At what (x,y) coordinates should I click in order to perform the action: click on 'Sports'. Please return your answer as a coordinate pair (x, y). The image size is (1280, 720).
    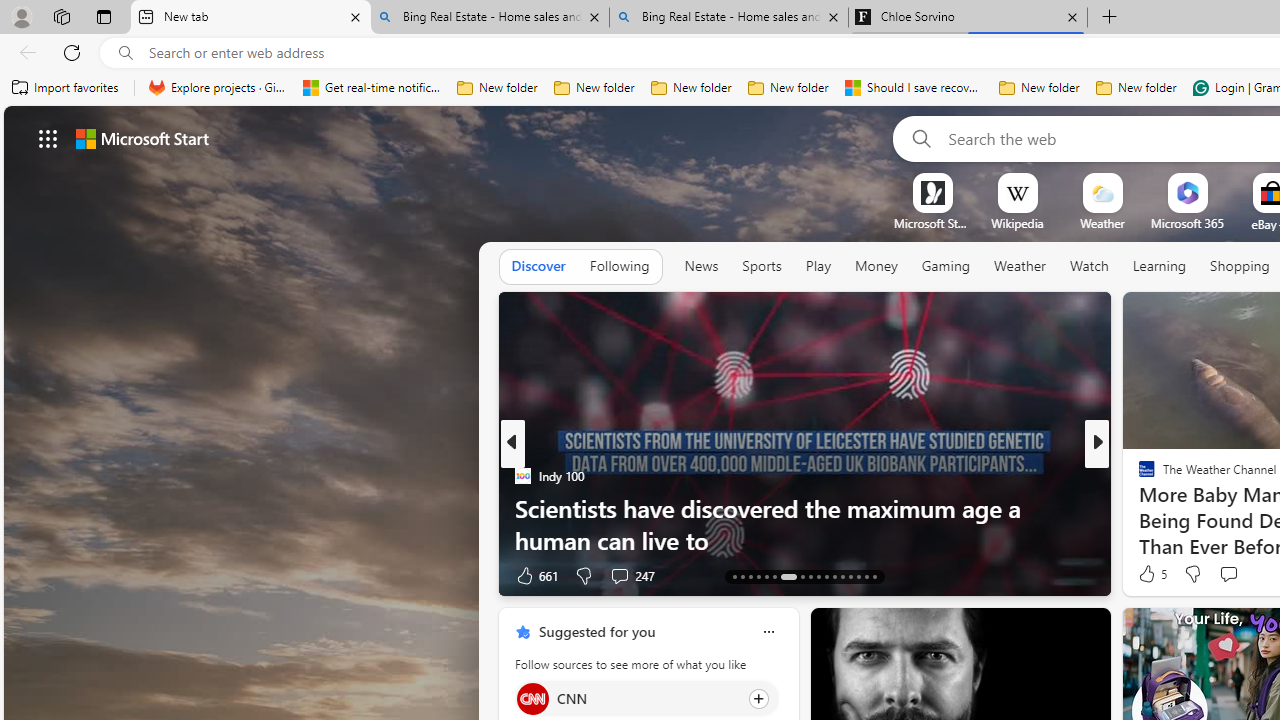
    Looking at the image, I should click on (760, 265).